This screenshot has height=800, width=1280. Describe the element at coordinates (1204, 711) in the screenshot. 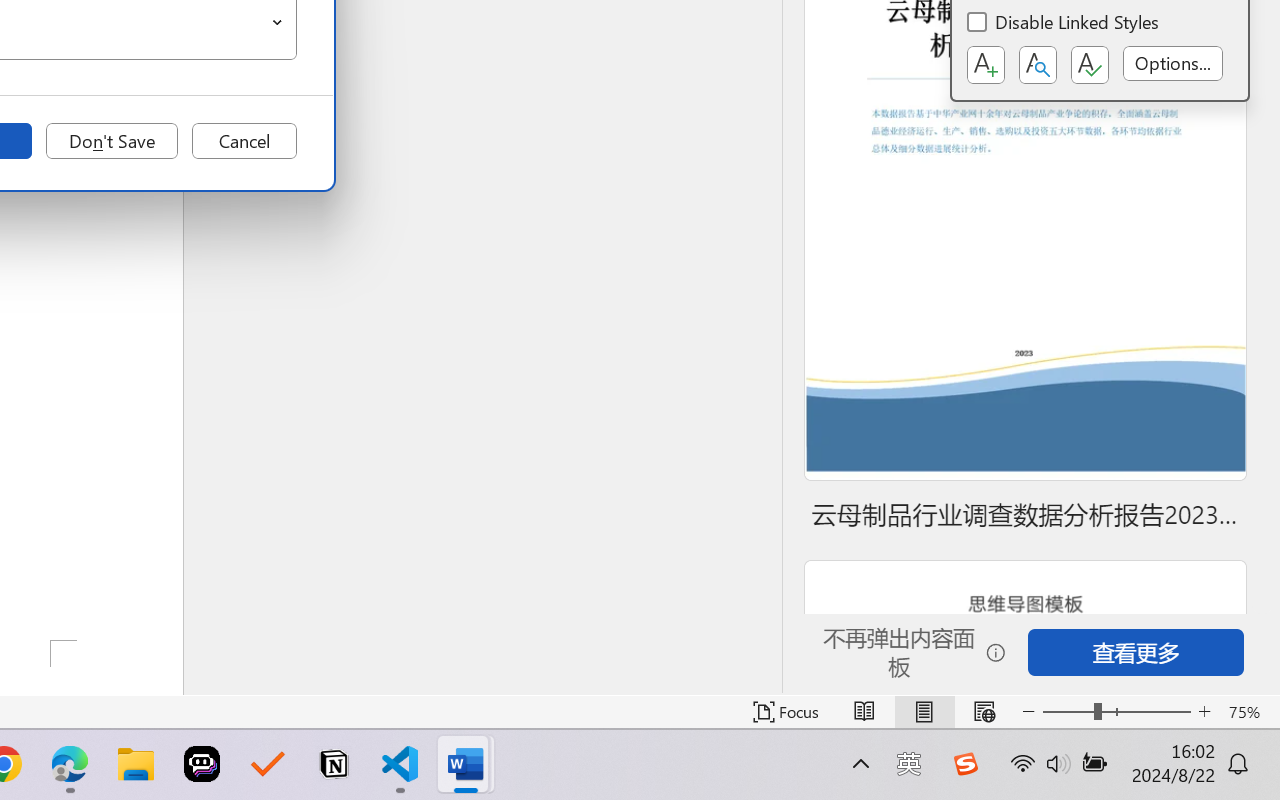

I see `'Zoom In'` at that location.